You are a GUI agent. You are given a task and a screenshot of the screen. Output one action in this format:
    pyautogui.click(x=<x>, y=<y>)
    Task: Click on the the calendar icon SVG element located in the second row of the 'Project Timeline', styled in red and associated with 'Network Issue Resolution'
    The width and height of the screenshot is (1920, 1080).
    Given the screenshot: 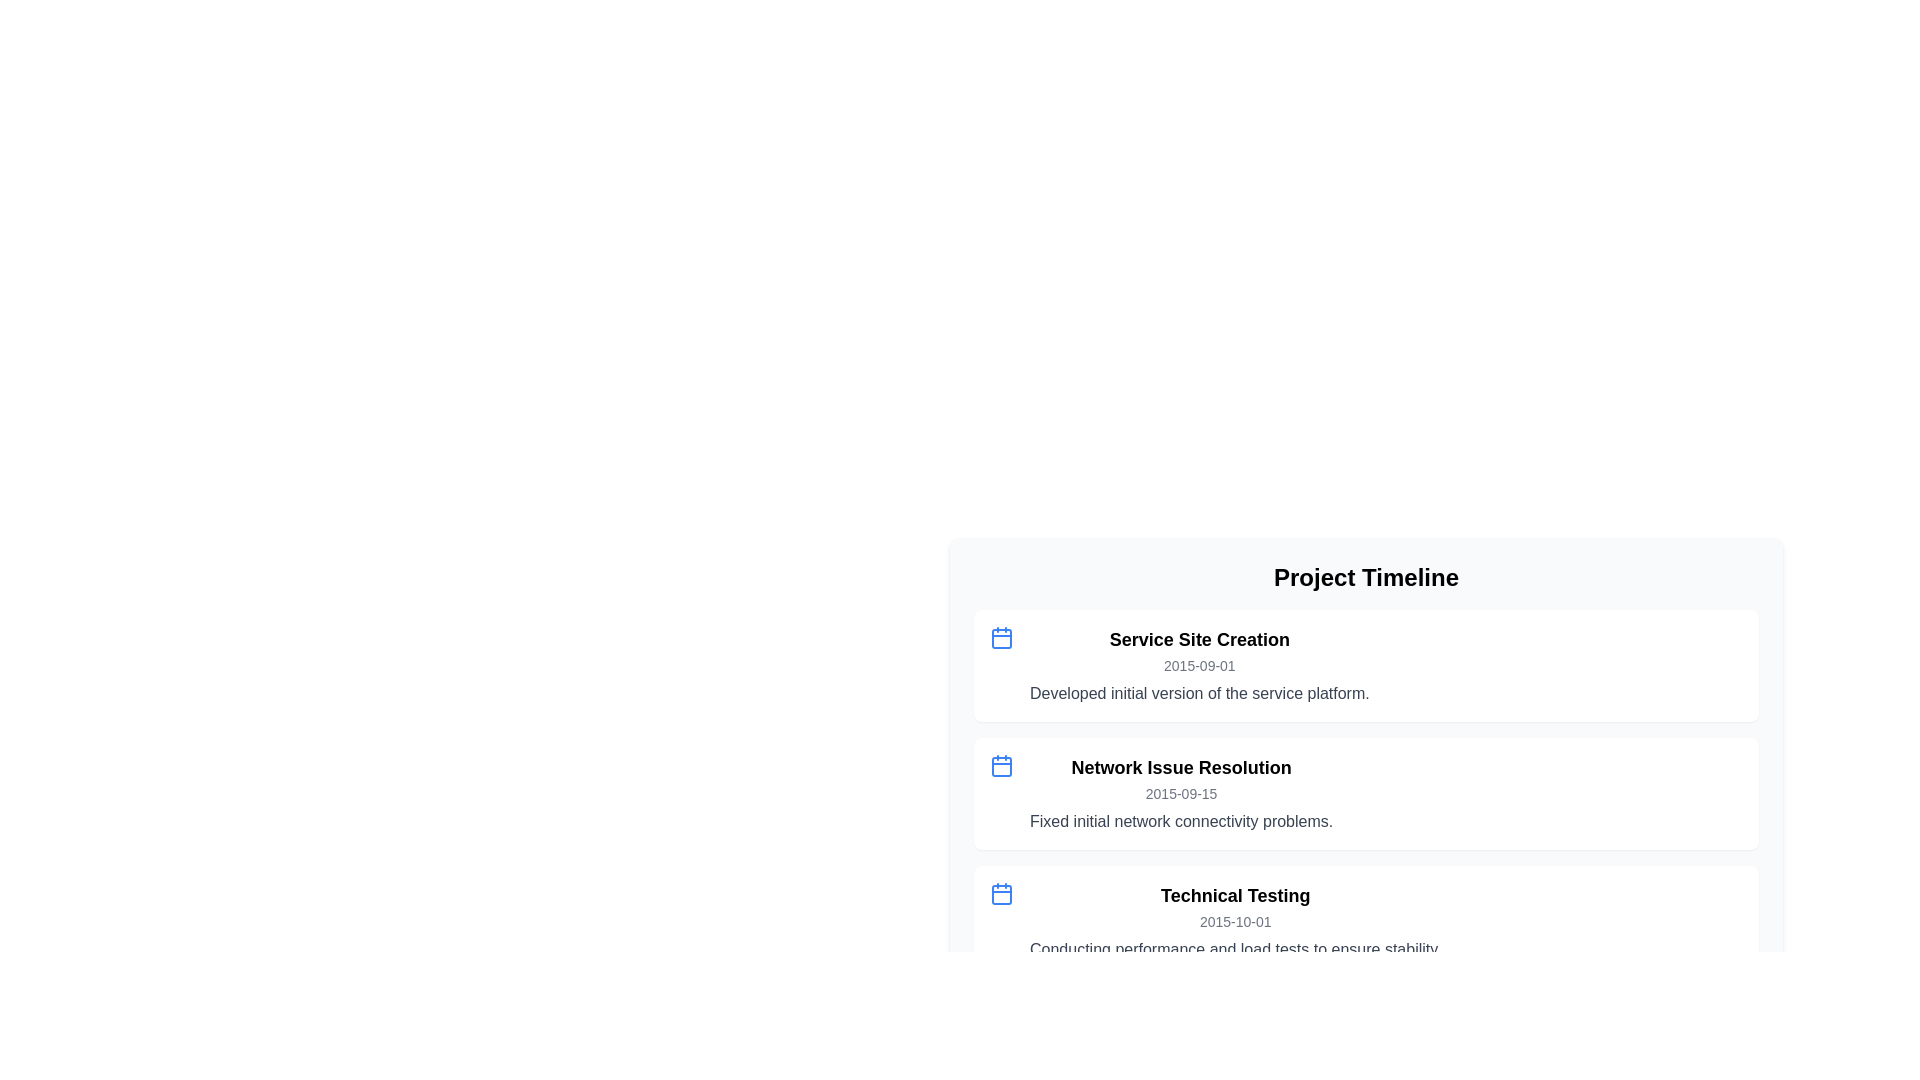 What is the action you would take?
    pyautogui.click(x=1002, y=766)
    